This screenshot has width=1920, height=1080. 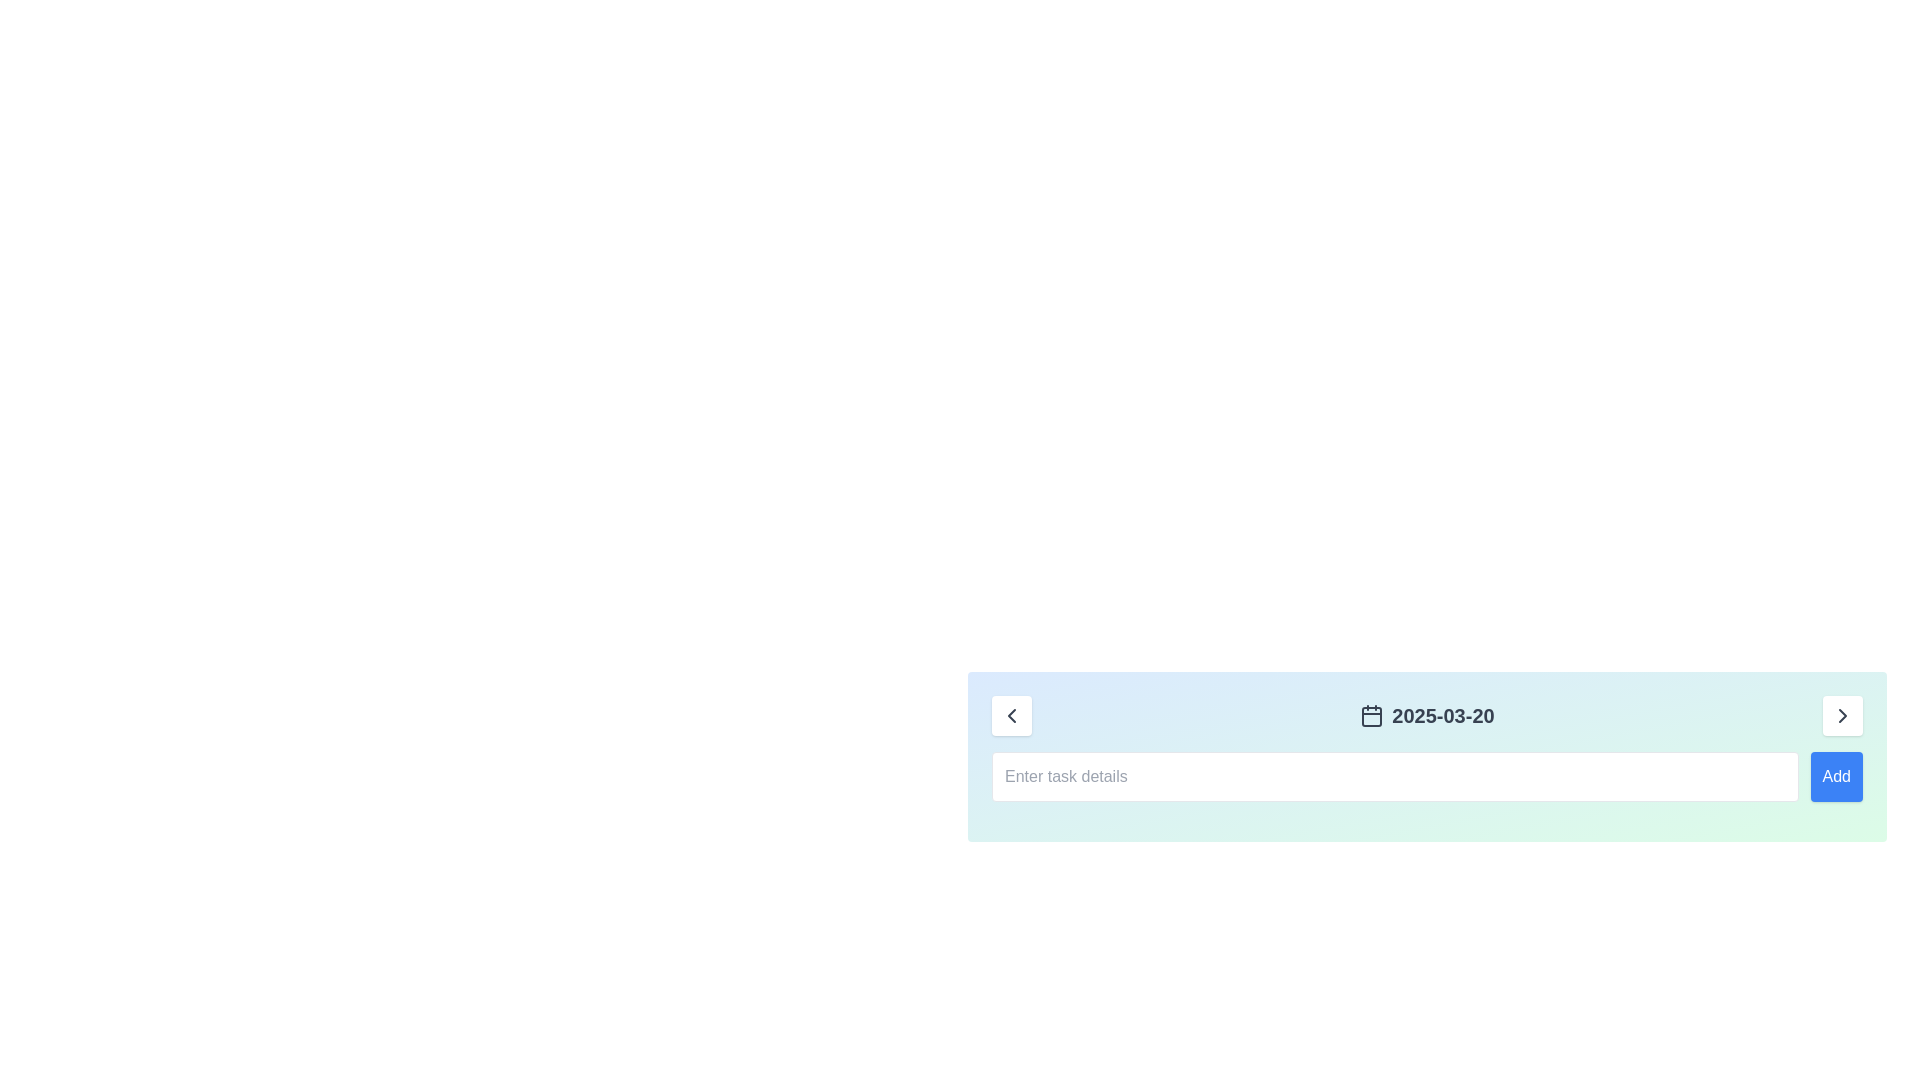 What do you see at coordinates (1842, 715) in the screenshot?
I see `the SVG icon located at the rightmost end of the bar, next to the 'Add' button` at bounding box center [1842, 715].